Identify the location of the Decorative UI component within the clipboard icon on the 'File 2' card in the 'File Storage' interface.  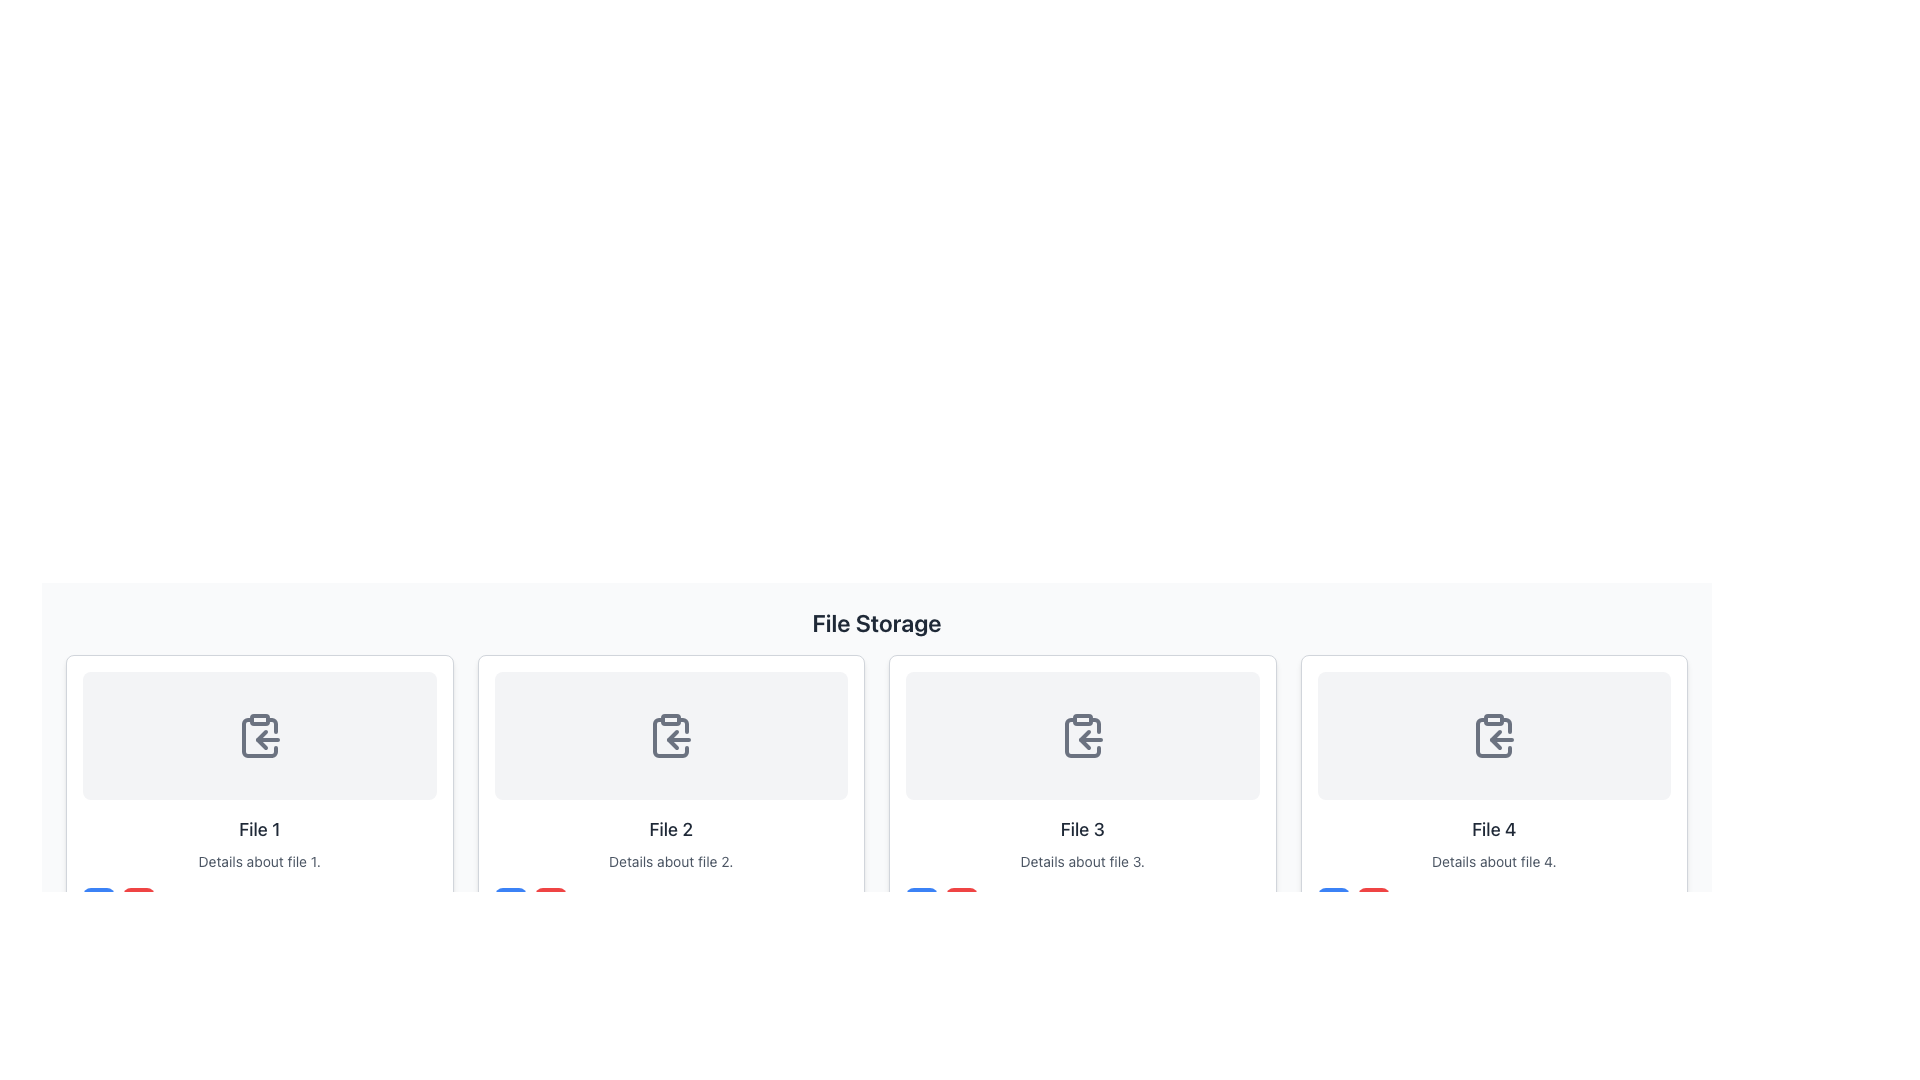
(671, 720).